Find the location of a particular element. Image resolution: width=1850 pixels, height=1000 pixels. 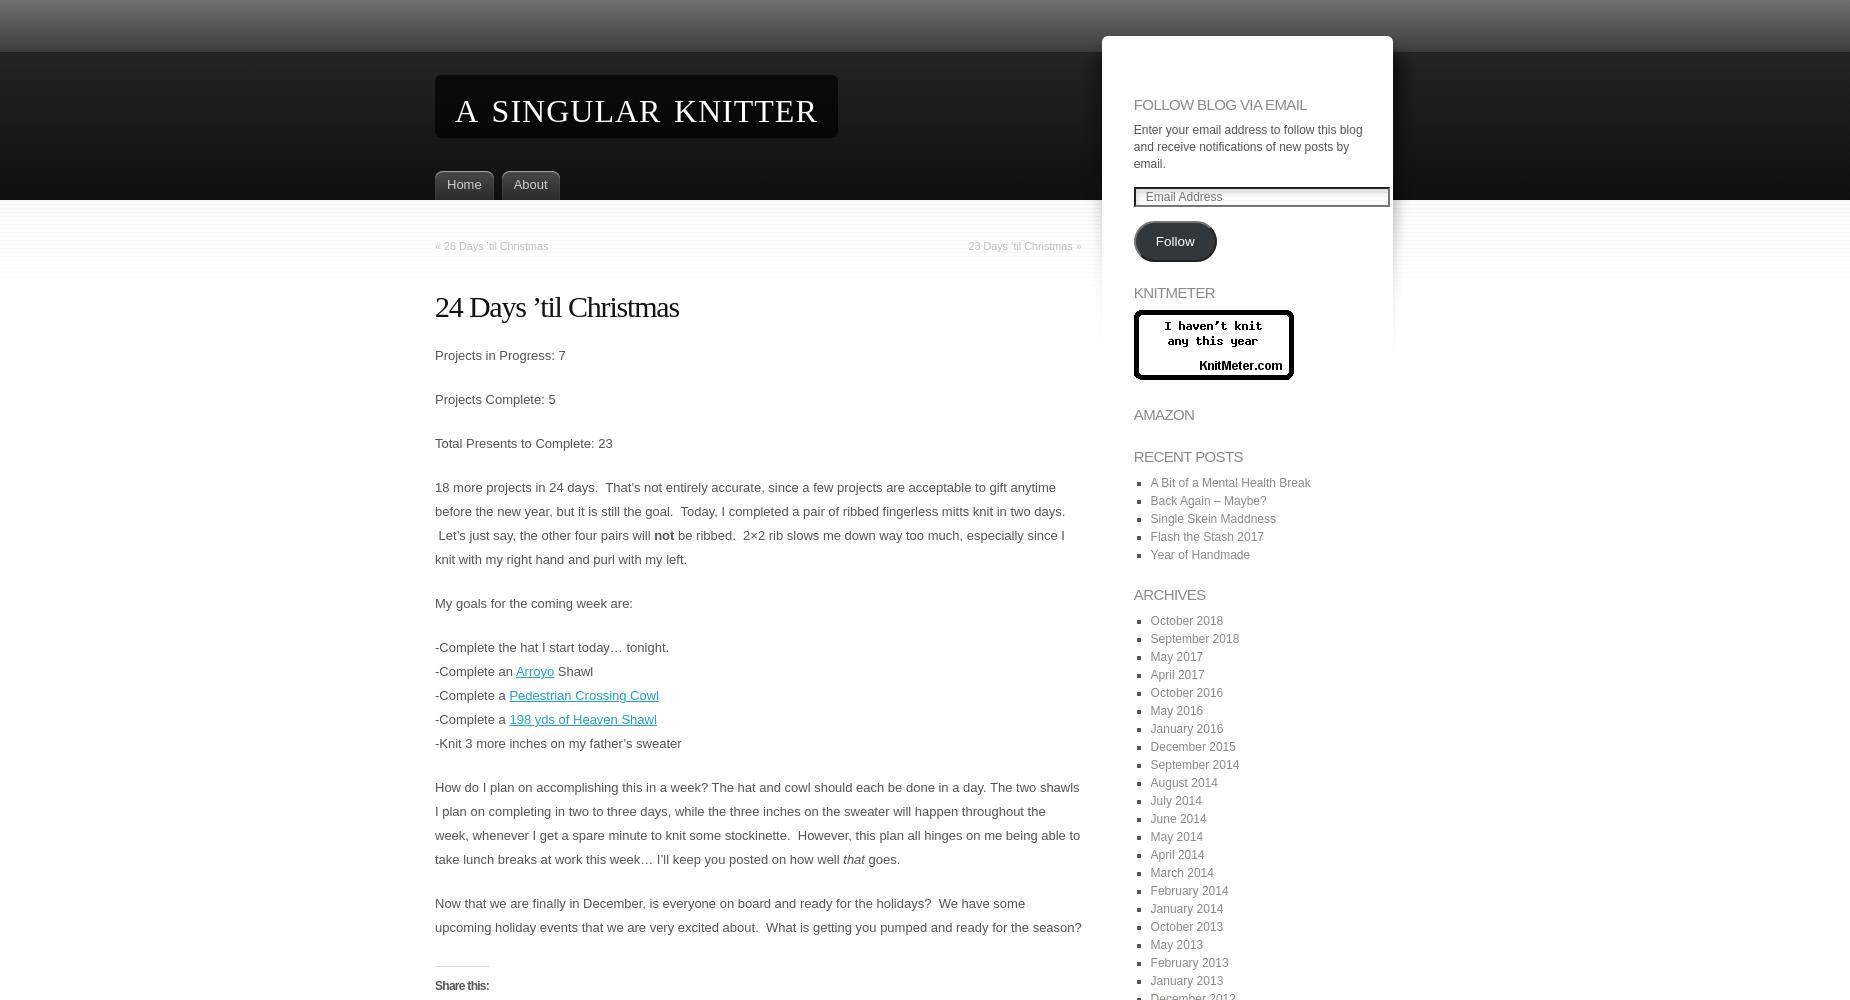

'February 2014' is located at coordinates (1187, 890).